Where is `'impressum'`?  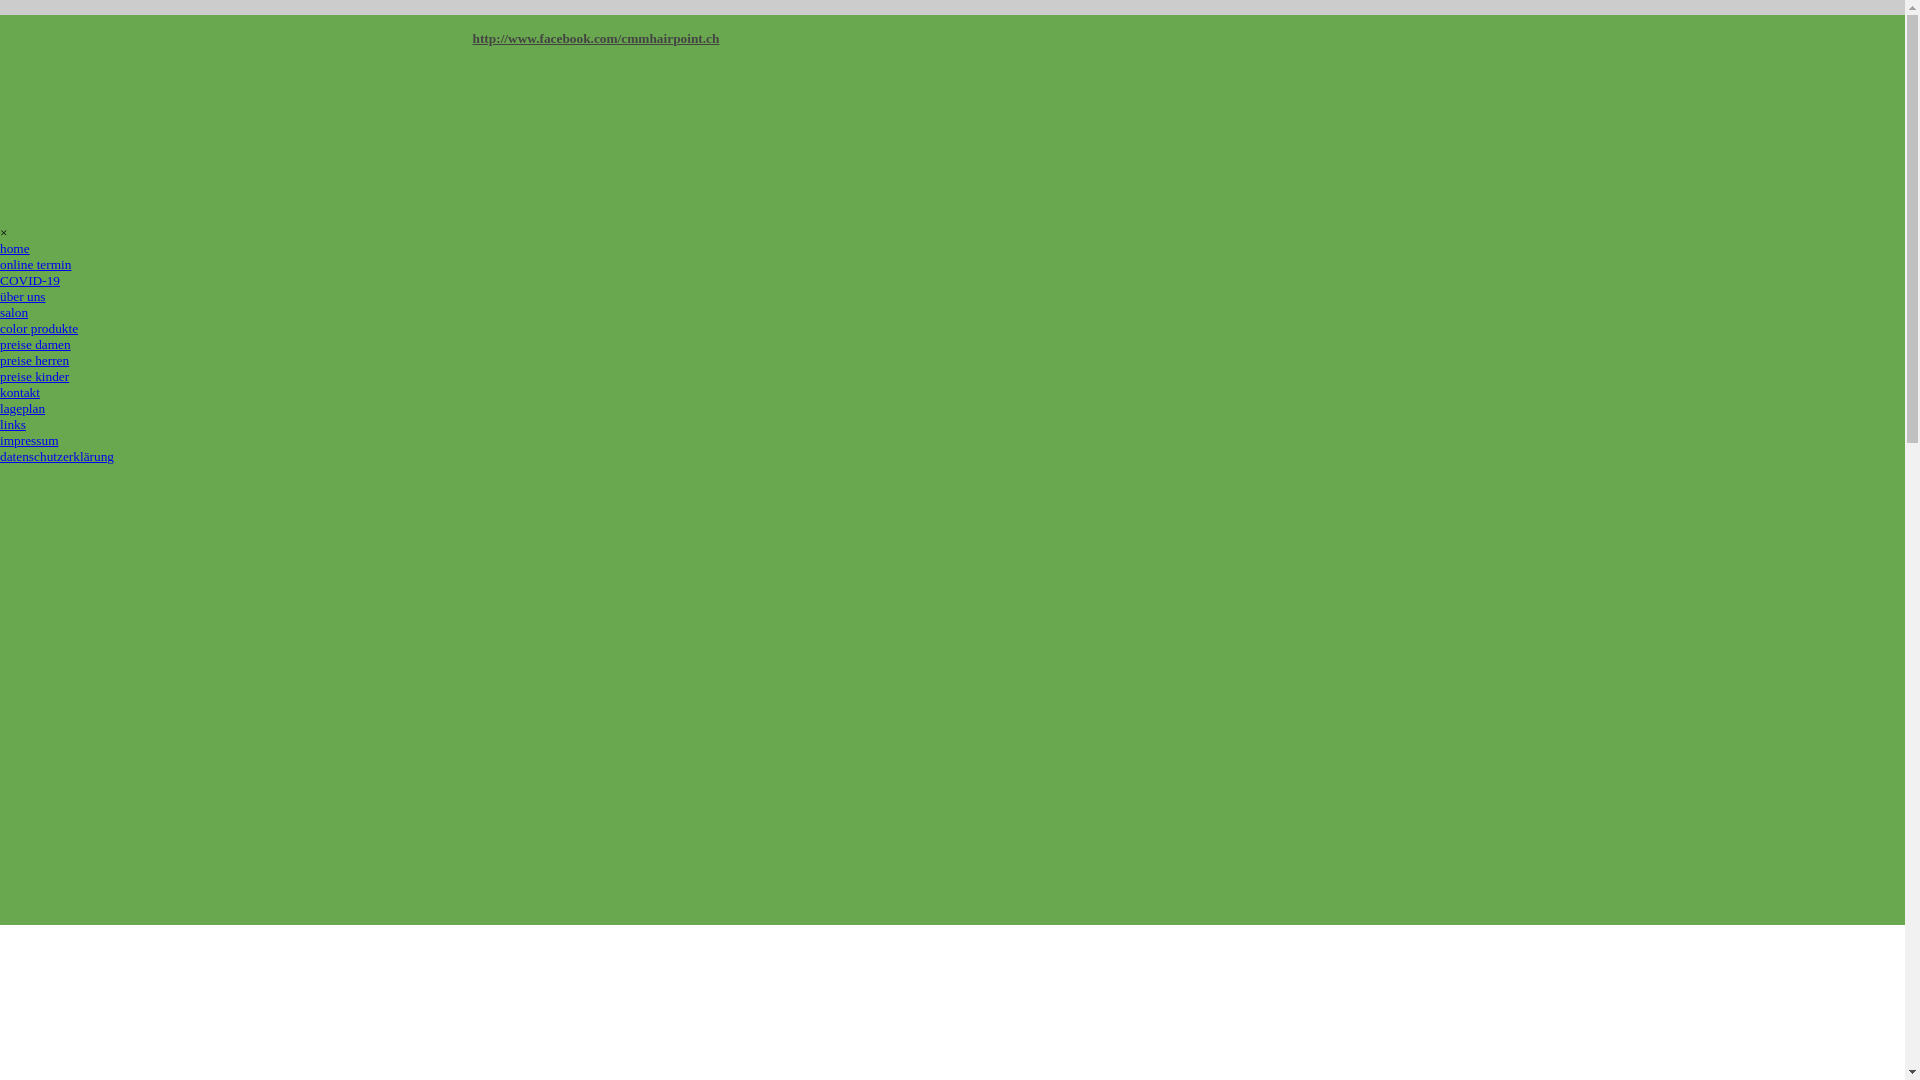 'impressum' is located at coordinates (29, 439).